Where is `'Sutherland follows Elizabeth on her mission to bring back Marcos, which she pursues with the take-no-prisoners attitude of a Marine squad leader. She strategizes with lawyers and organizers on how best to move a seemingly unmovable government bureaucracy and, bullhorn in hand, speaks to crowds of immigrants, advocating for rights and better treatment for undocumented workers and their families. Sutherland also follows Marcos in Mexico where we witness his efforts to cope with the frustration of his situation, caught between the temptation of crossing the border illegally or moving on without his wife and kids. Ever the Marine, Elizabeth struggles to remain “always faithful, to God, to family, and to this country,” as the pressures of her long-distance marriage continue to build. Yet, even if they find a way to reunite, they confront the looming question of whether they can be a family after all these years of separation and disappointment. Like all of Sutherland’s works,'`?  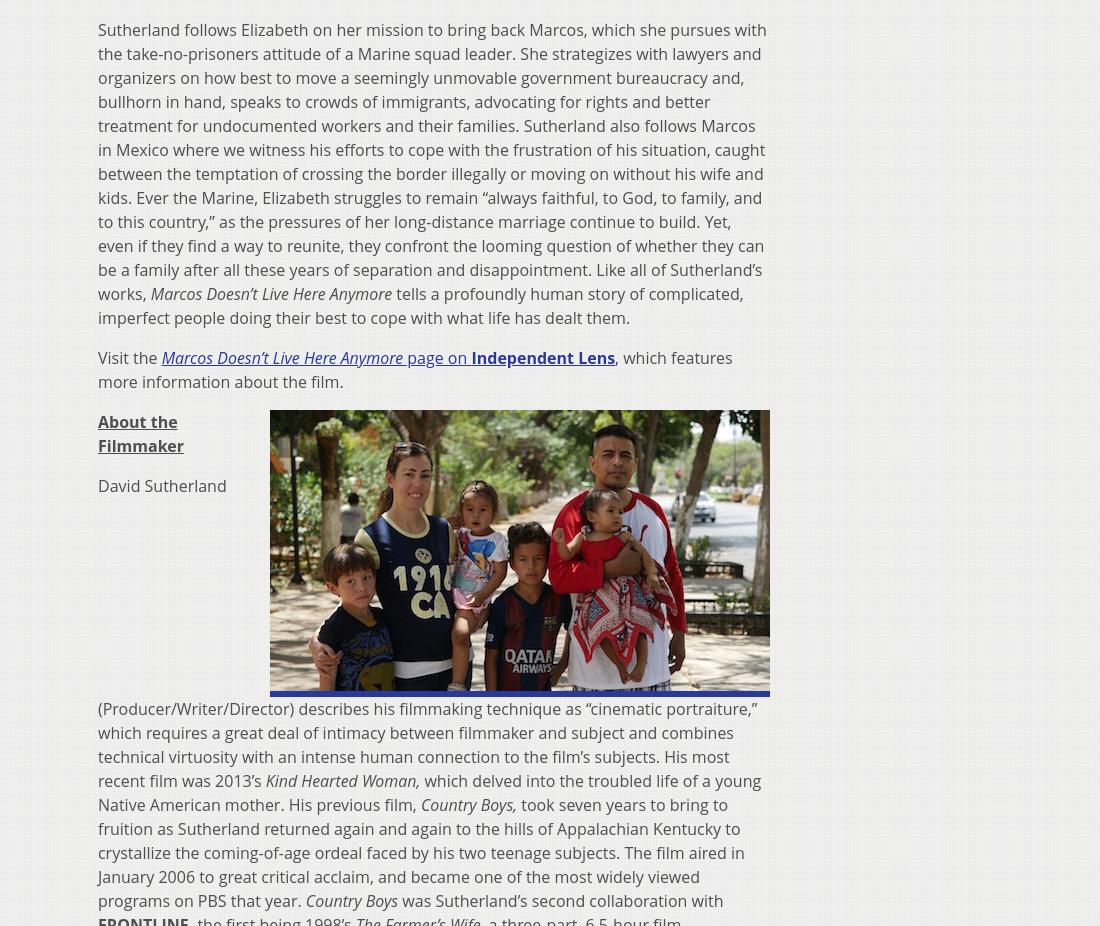 'Sutherland follows Elizabeth on her mission to bring back Marcos, which she pursues with the take-no-prisoners attitude of a Marine squad leader. She strategizes with lawyers and organizers on how best to move a seemingly unmovable government bureaucracy and, bullhorn in hand, speaks to crowds of immigrants, advocating for rights and better treatment for undocumented workers and their families. Sutherland also follows Marcos in Mexico where we witness his efforts to cope with the frustration of his situation, caught between the temptation of crossing the border illegally or moving on without his wife and kids. Ever the Marine, Elizabeth struggles to remain “always faithful, to God, to family, and to this country,” as the pressures of her long-distance marriage continue to build. Yet, even if they find a way to reunite, they confront the looming question of whether they can be a family after all these years of separation and disappointment. Like all of Sutherland’s works,' is located at coordinates (98, 160).